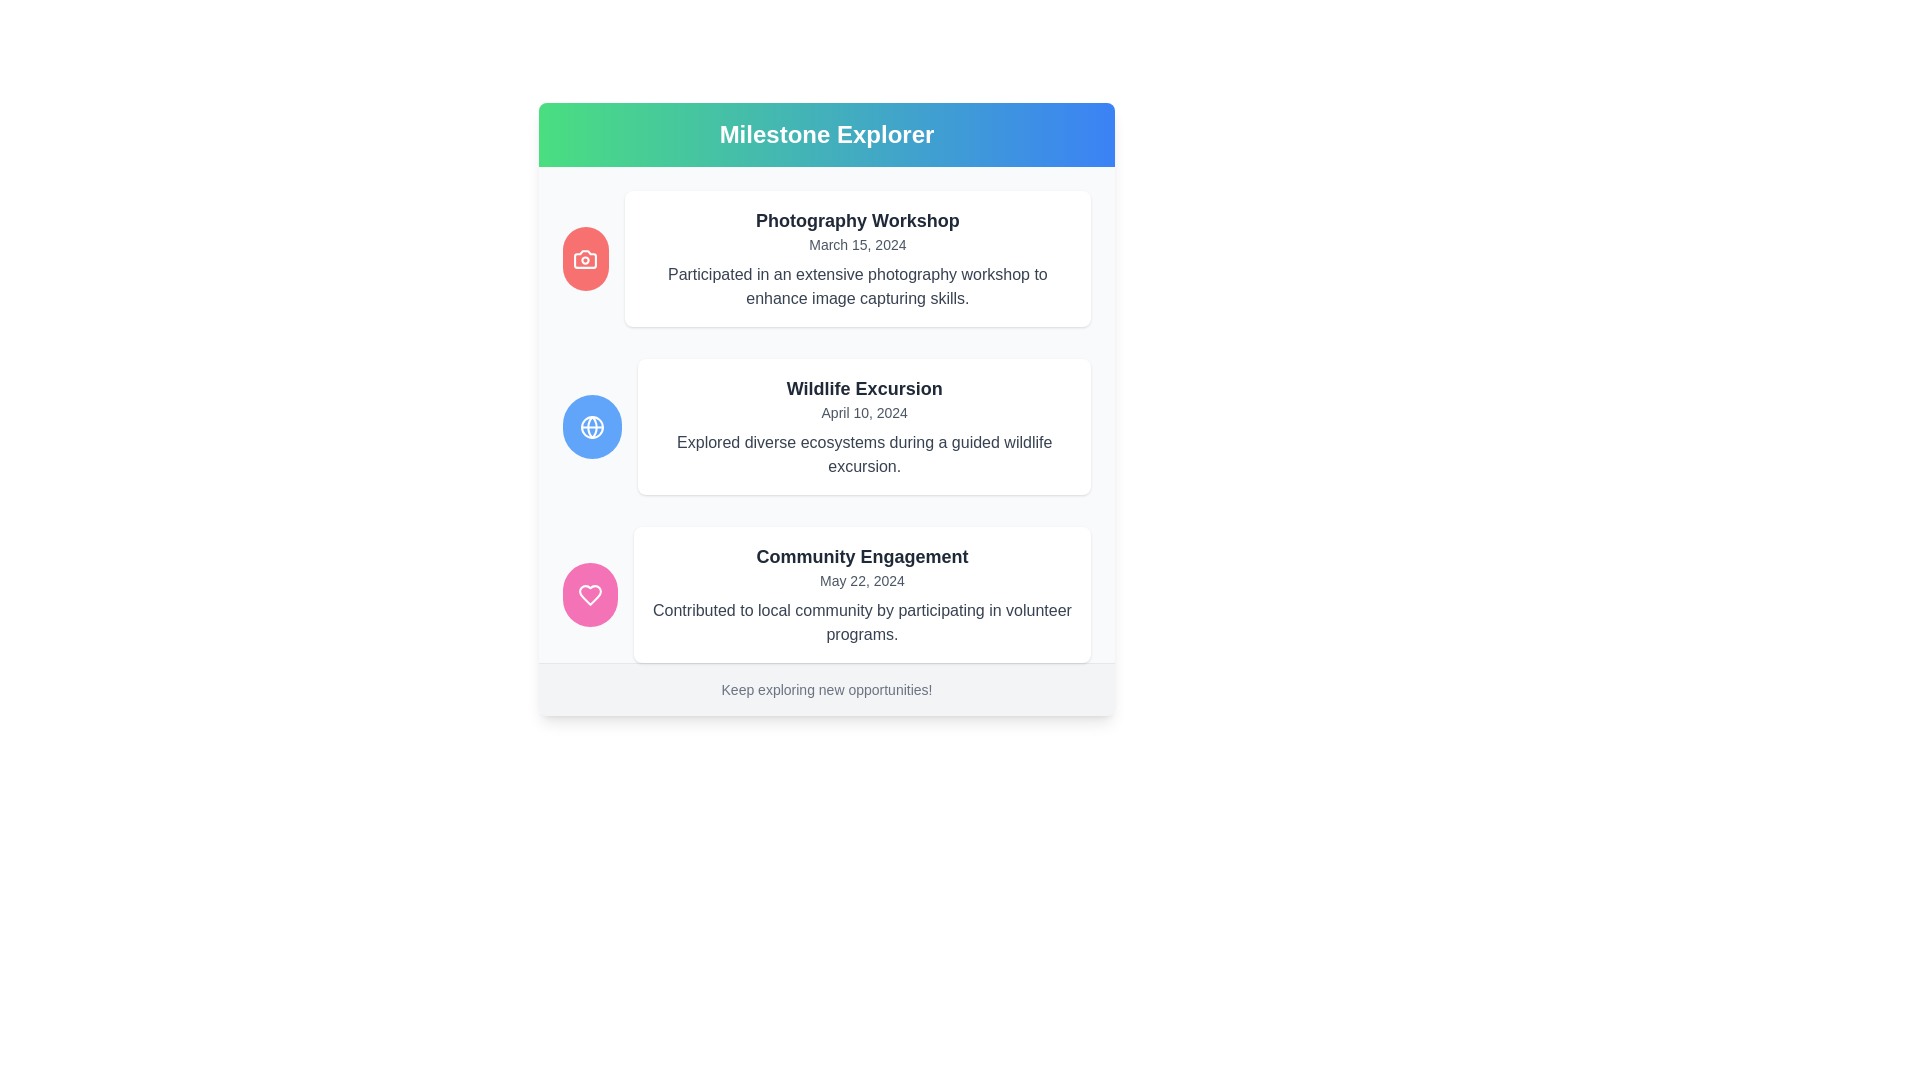 The height and width of the screenshot is (1080, 1920). I want to click on the text label element that displays 'Keep exploring new opportunities!' styled in a small gray font, located at the bottom of the main content section, so click(826, 689).